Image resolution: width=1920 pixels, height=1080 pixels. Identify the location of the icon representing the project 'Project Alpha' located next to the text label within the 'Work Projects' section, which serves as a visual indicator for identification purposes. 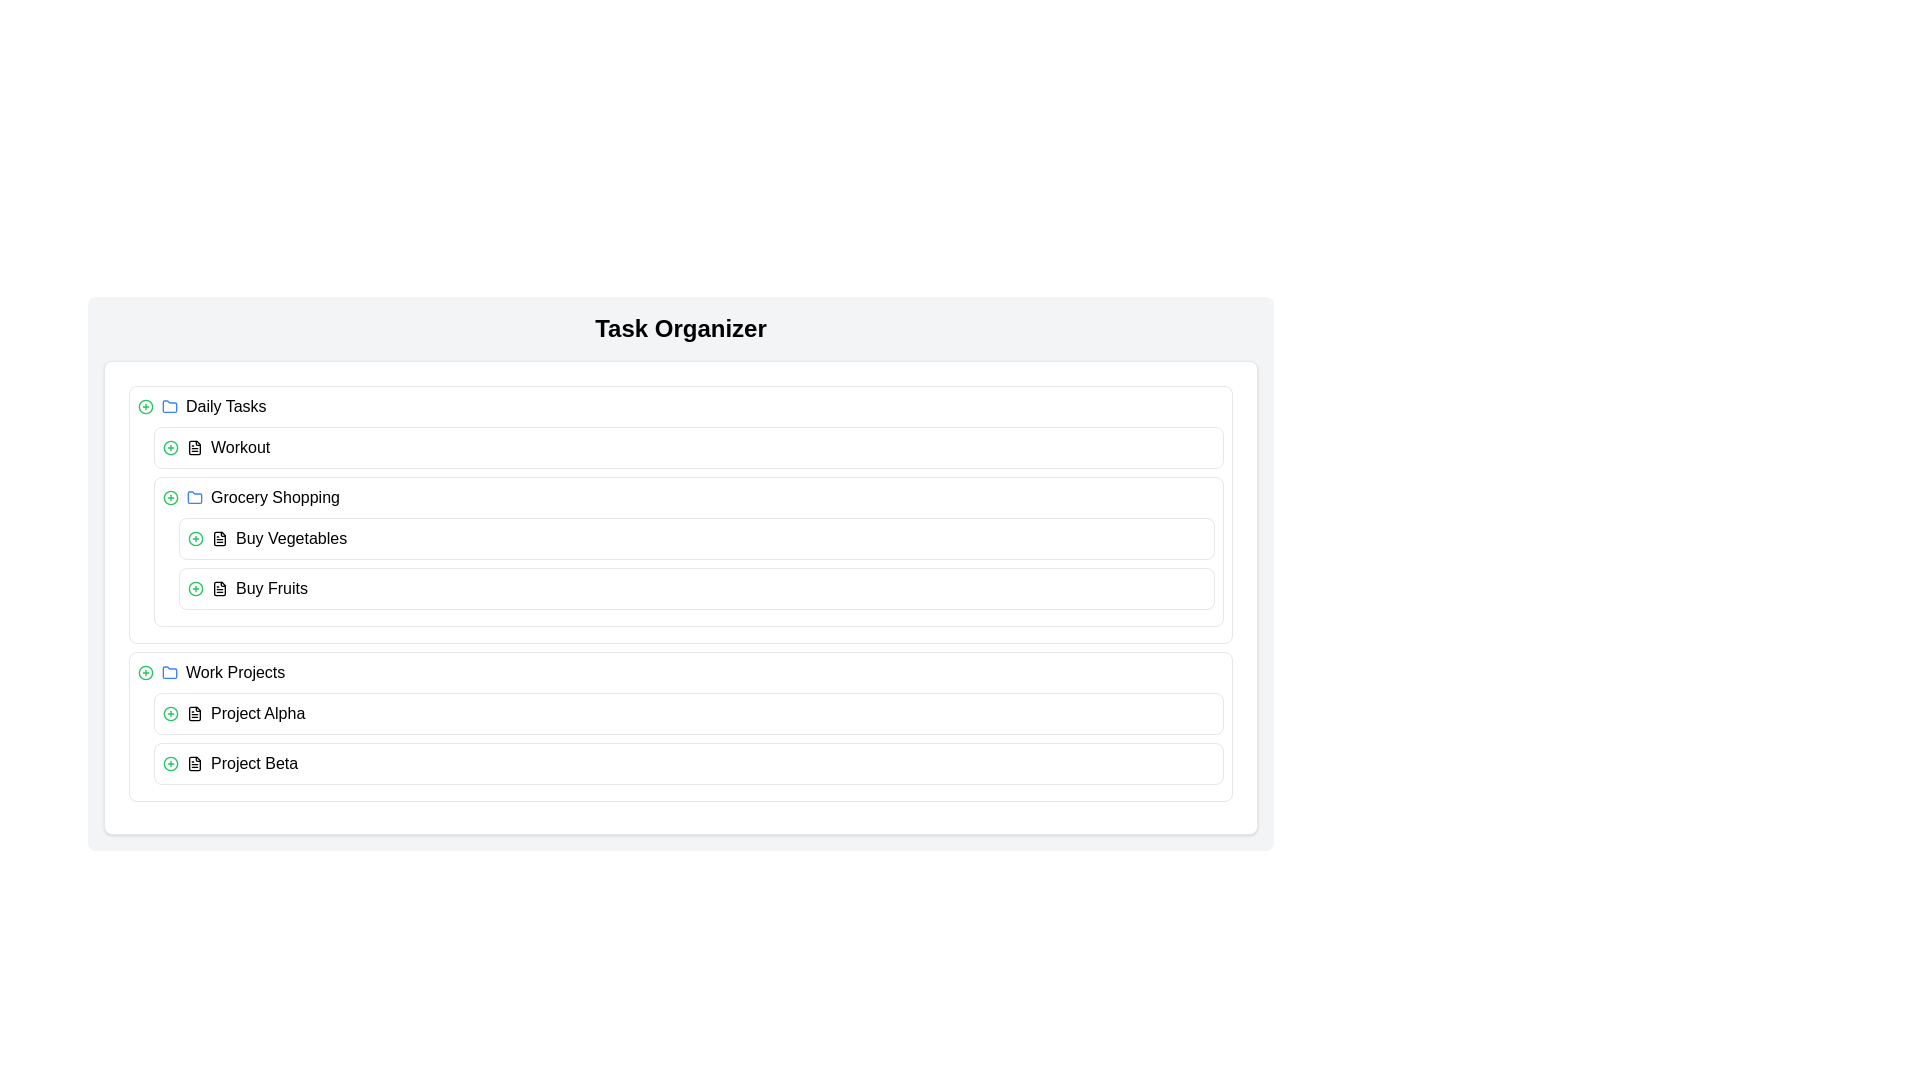
(195, 712).